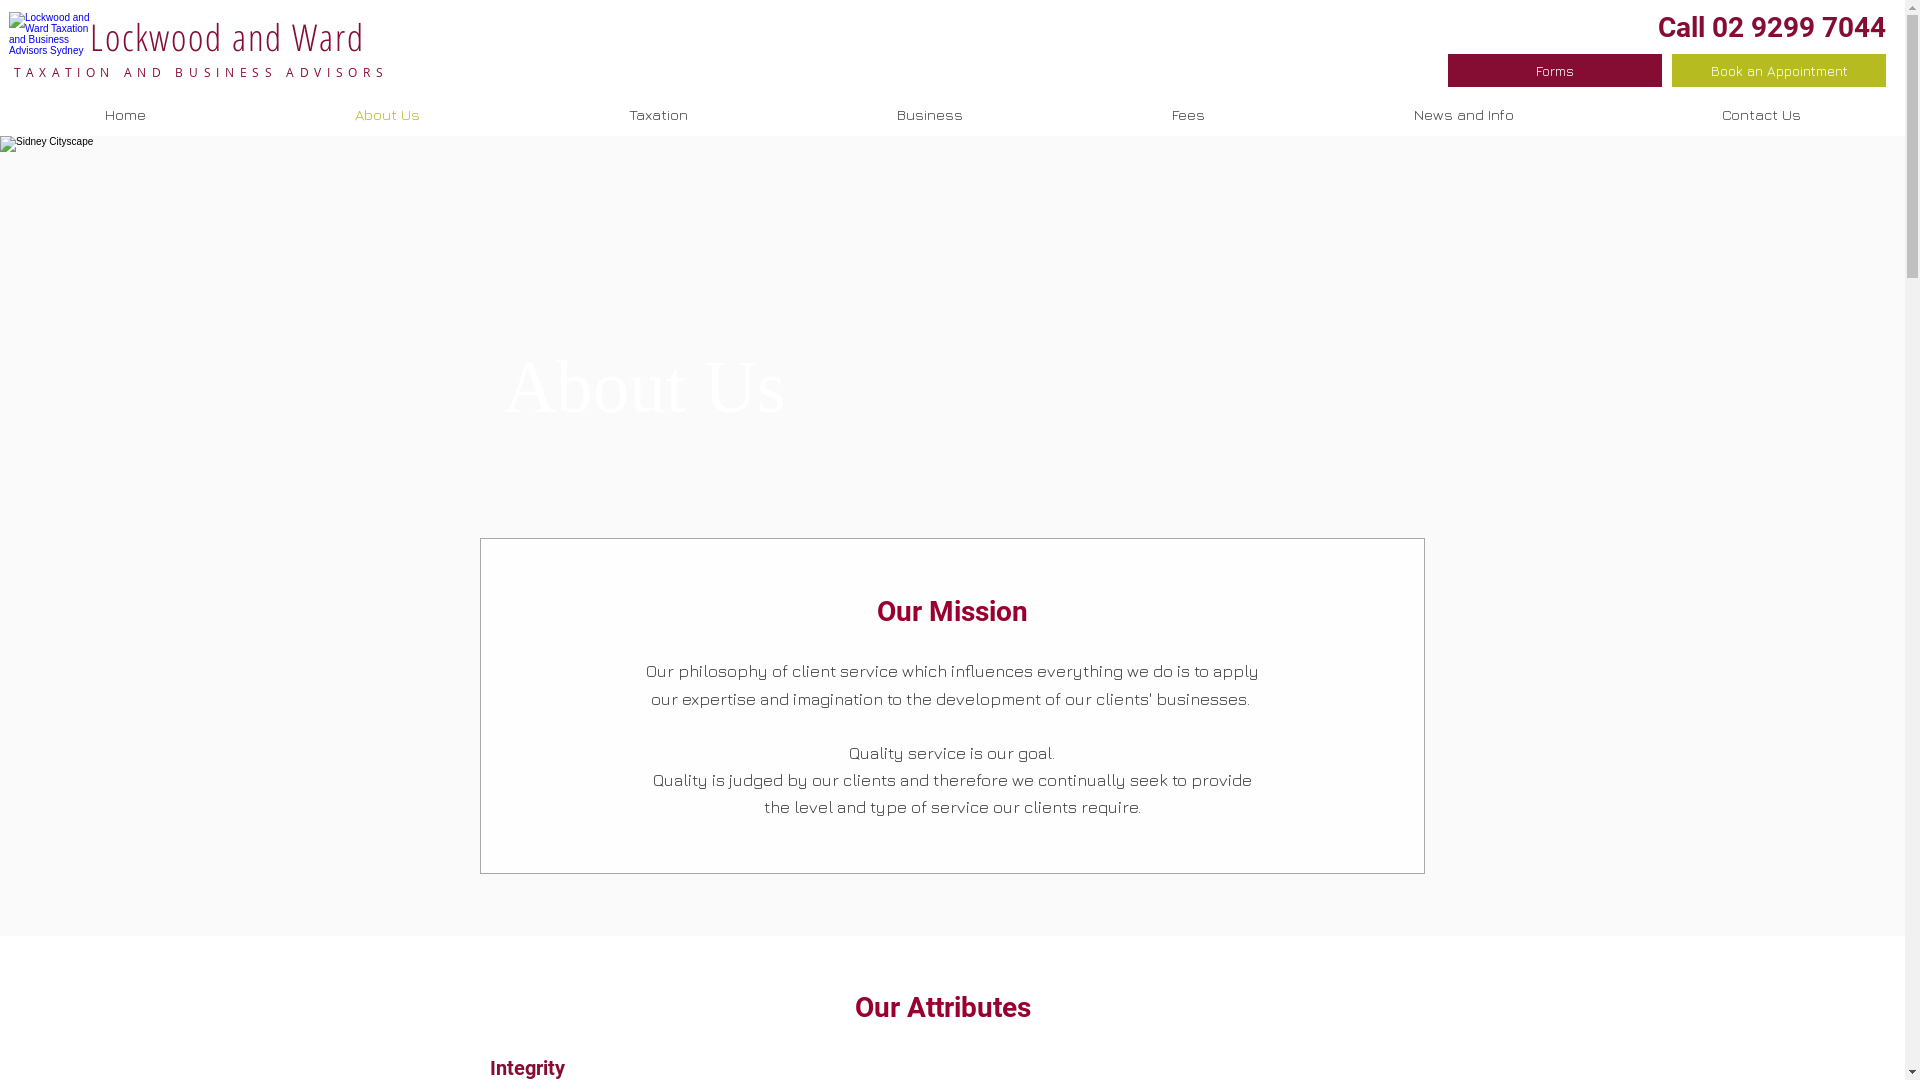 This screenshot has height=1080, width=1920. I want to click on 'Forms', so click(1554, 69).